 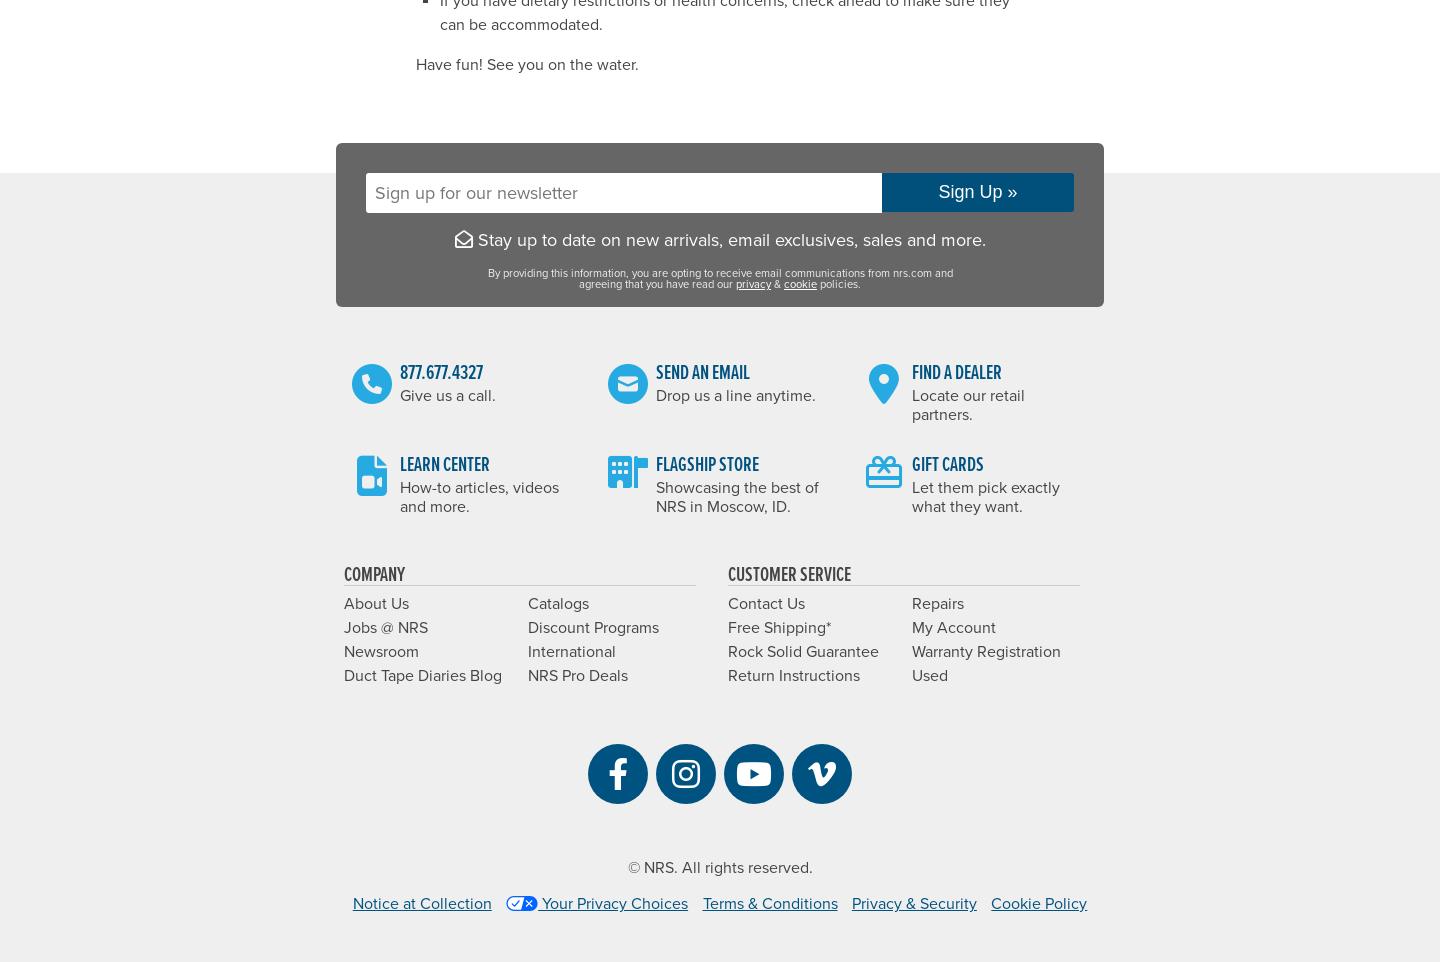 I want to click on 'Discount Programs', so click(x=593, y=627).